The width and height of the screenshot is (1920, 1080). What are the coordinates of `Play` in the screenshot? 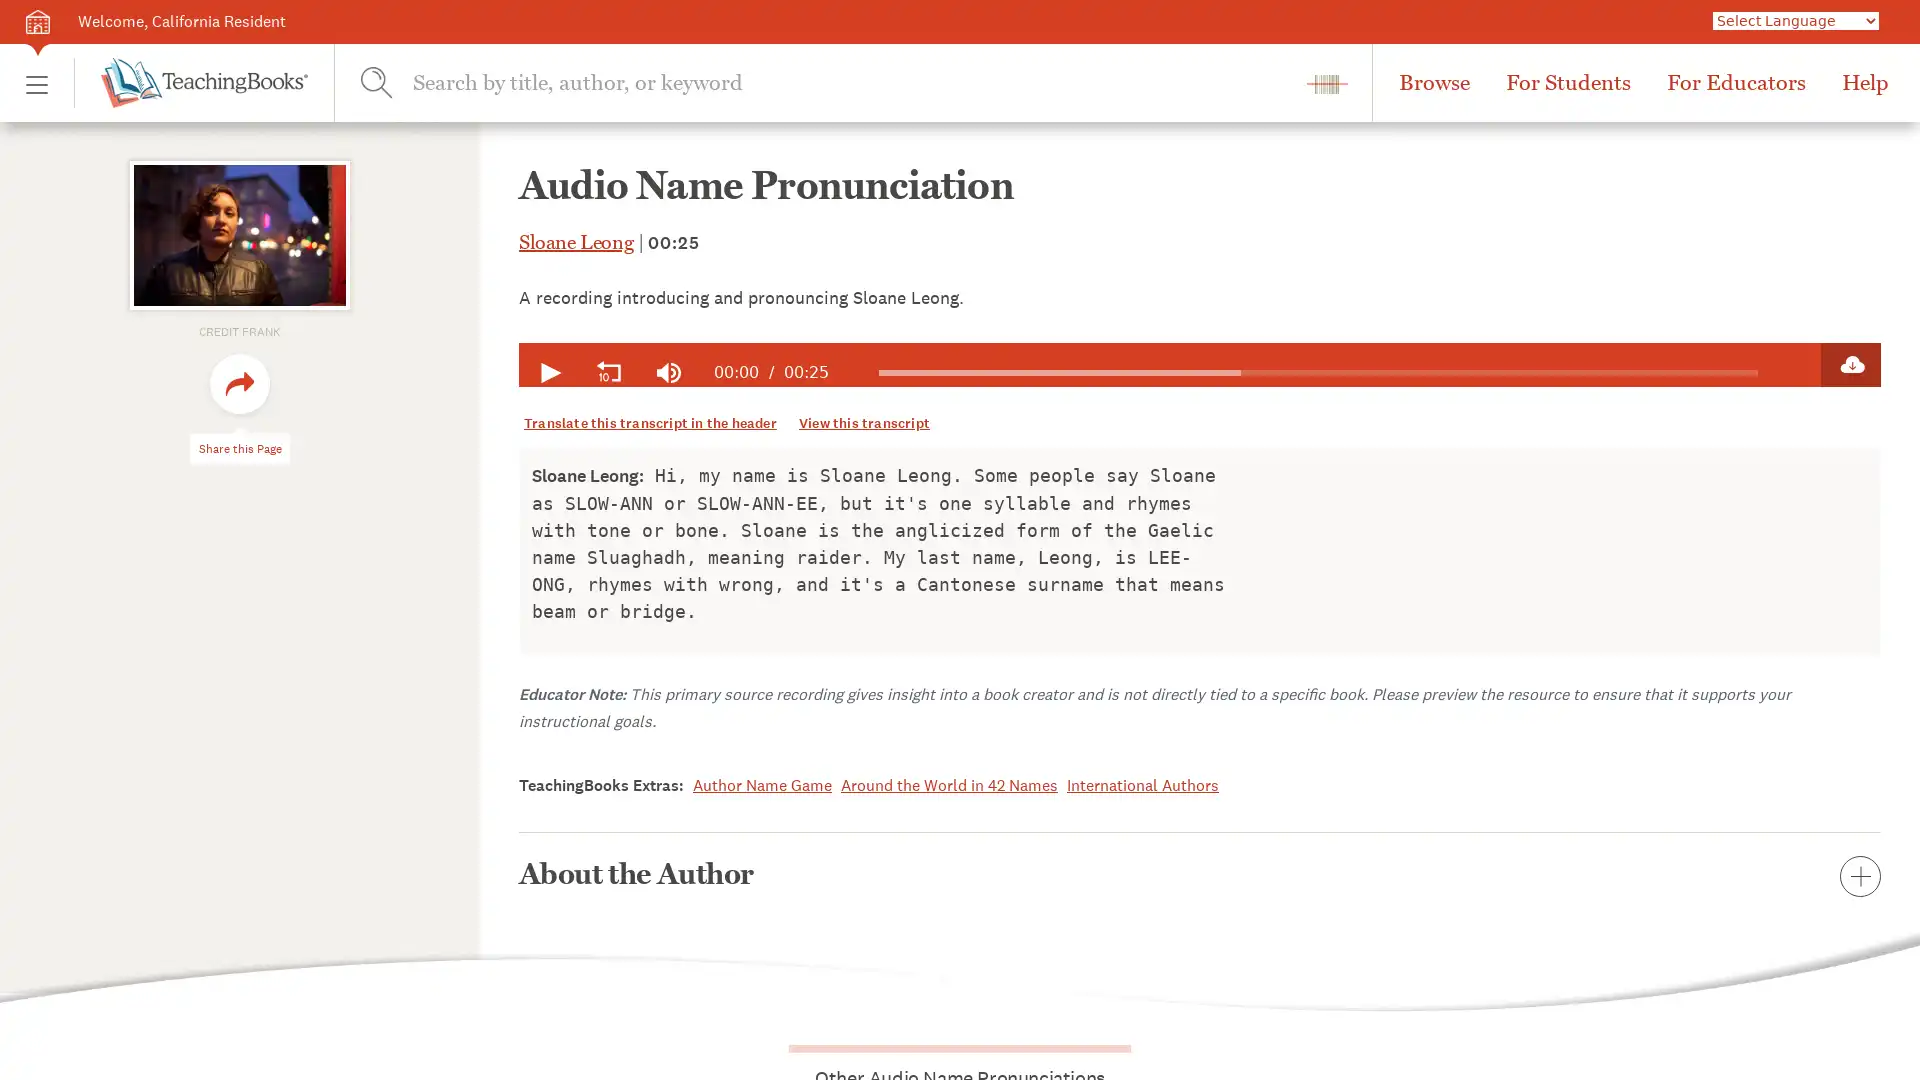 It's located at (548, 373).